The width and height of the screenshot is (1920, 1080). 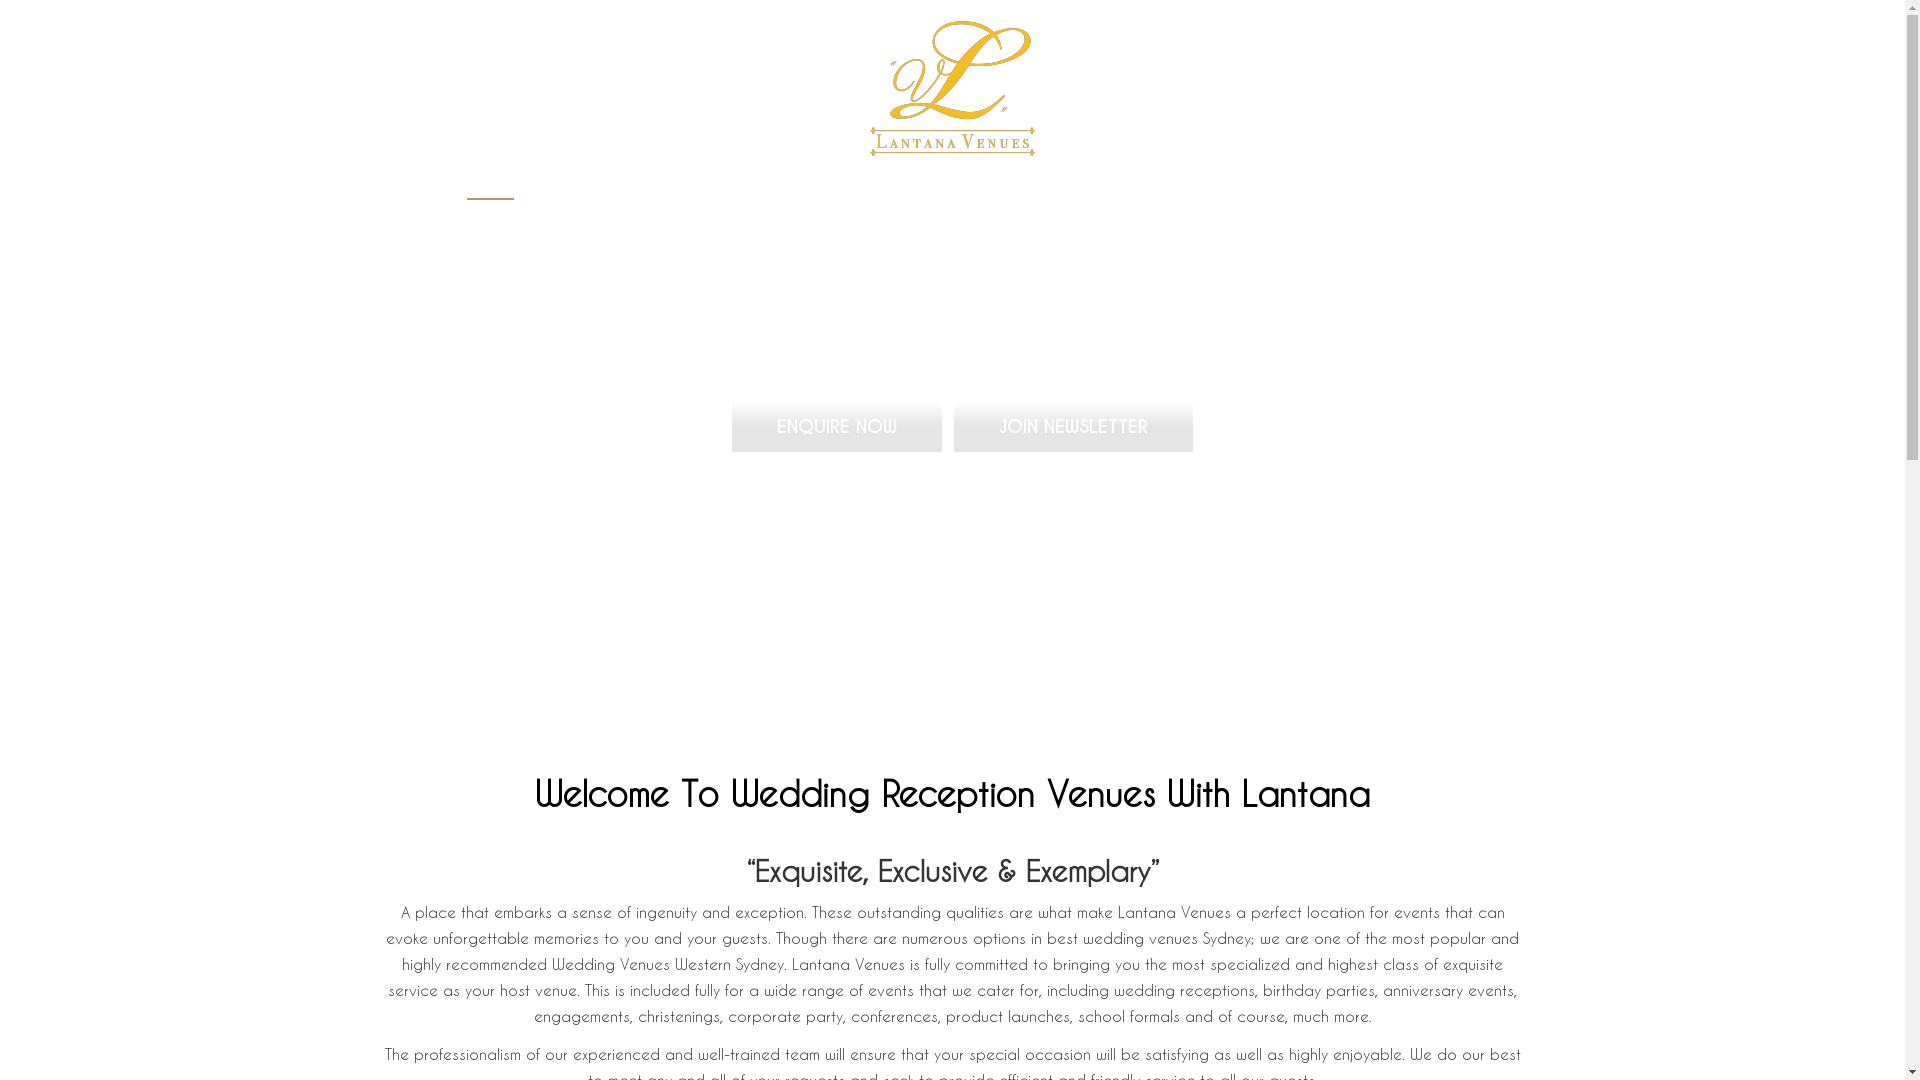 I want to click on 'ABOUT US', so click(x=771, y=188).